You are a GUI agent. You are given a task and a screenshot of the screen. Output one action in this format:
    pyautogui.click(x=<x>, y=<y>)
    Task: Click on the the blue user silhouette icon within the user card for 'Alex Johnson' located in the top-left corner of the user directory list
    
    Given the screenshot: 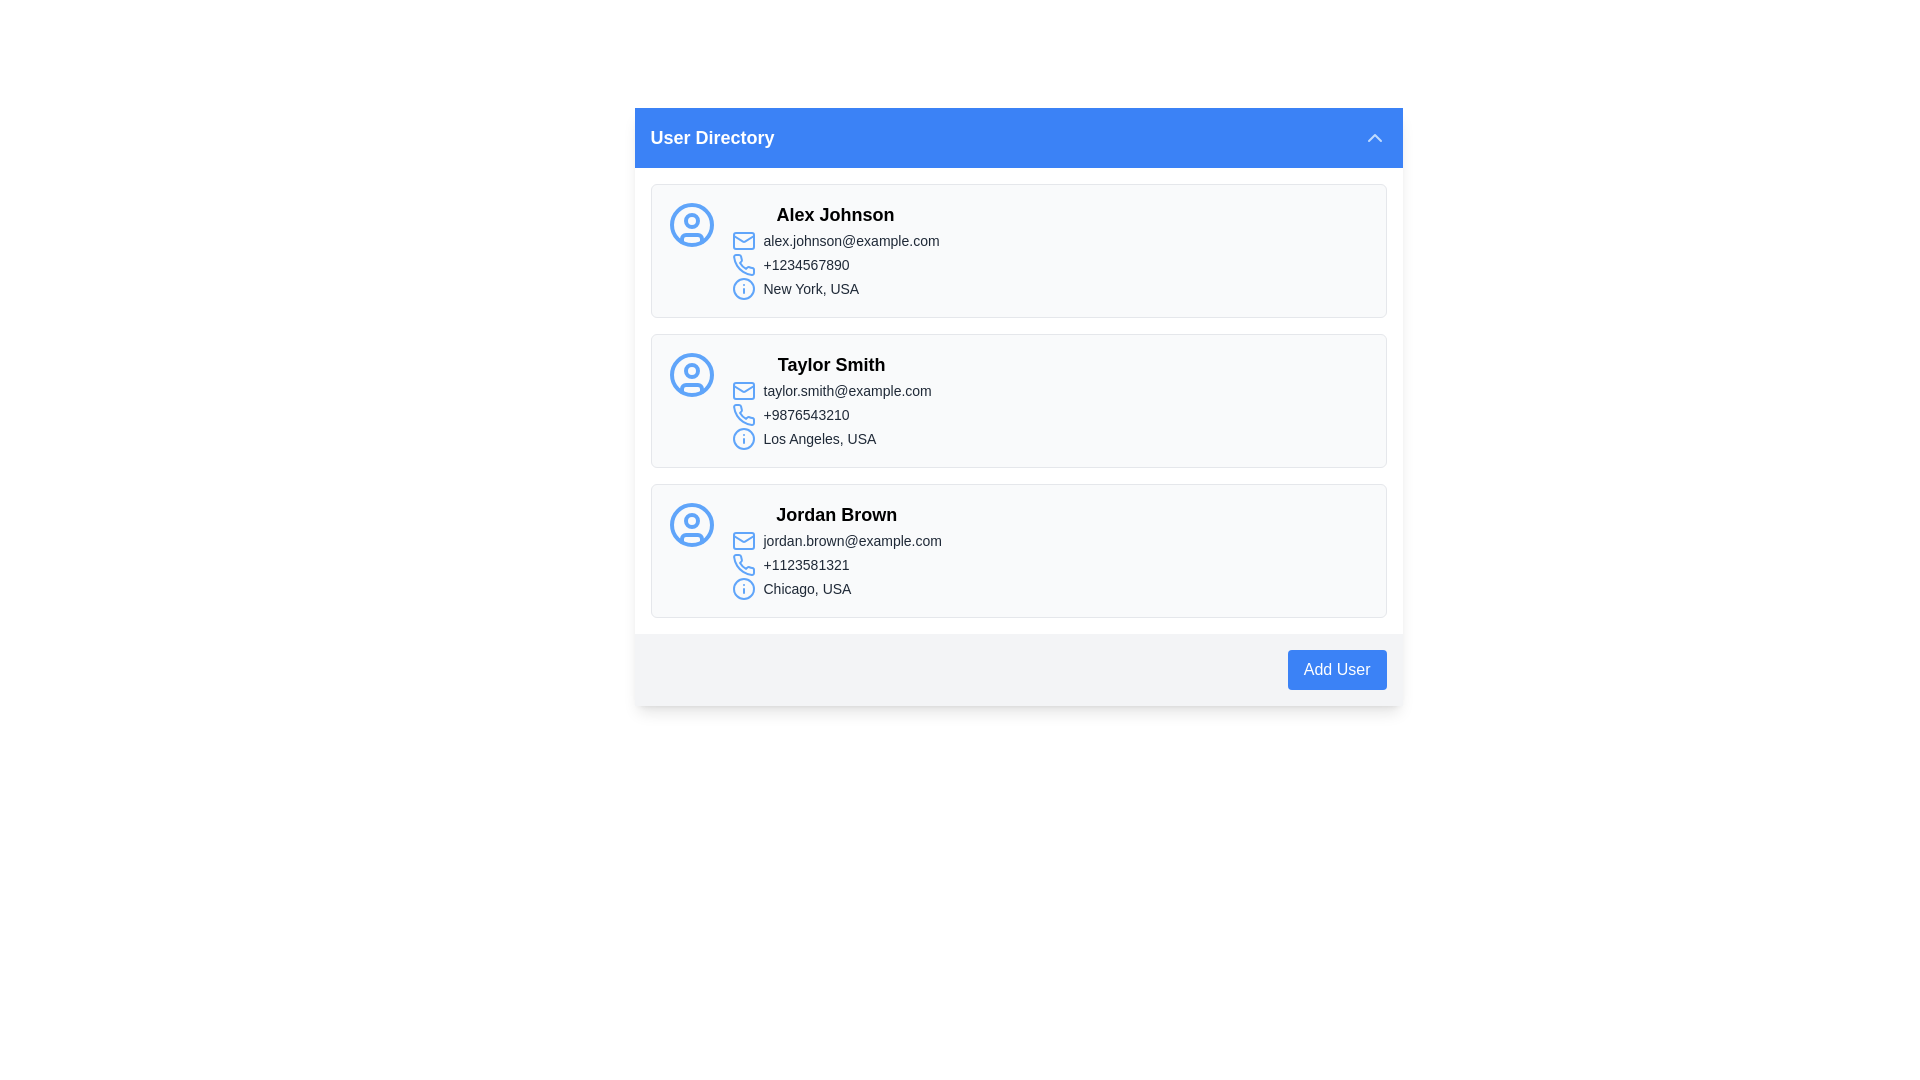 What is the action you would take?
    pyautogui.click(x=691, y=224)
    